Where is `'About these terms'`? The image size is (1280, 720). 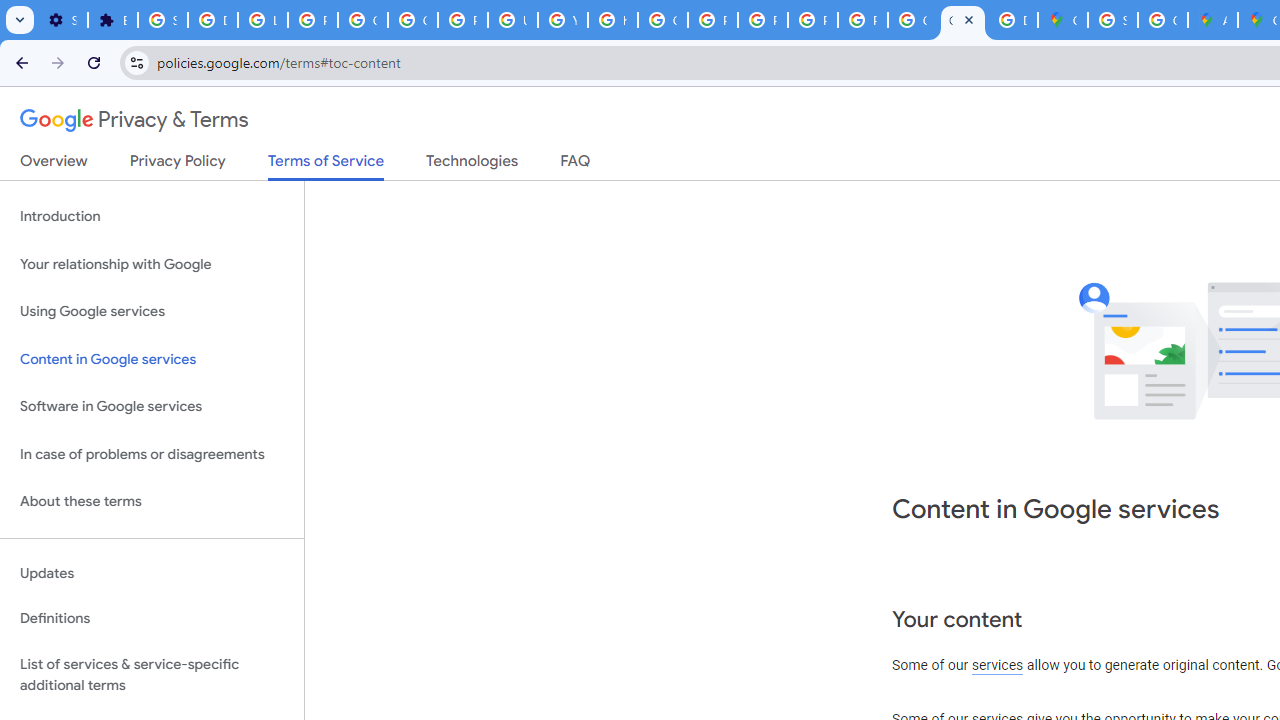
'About these terms' is located at coordinates (151, 501).